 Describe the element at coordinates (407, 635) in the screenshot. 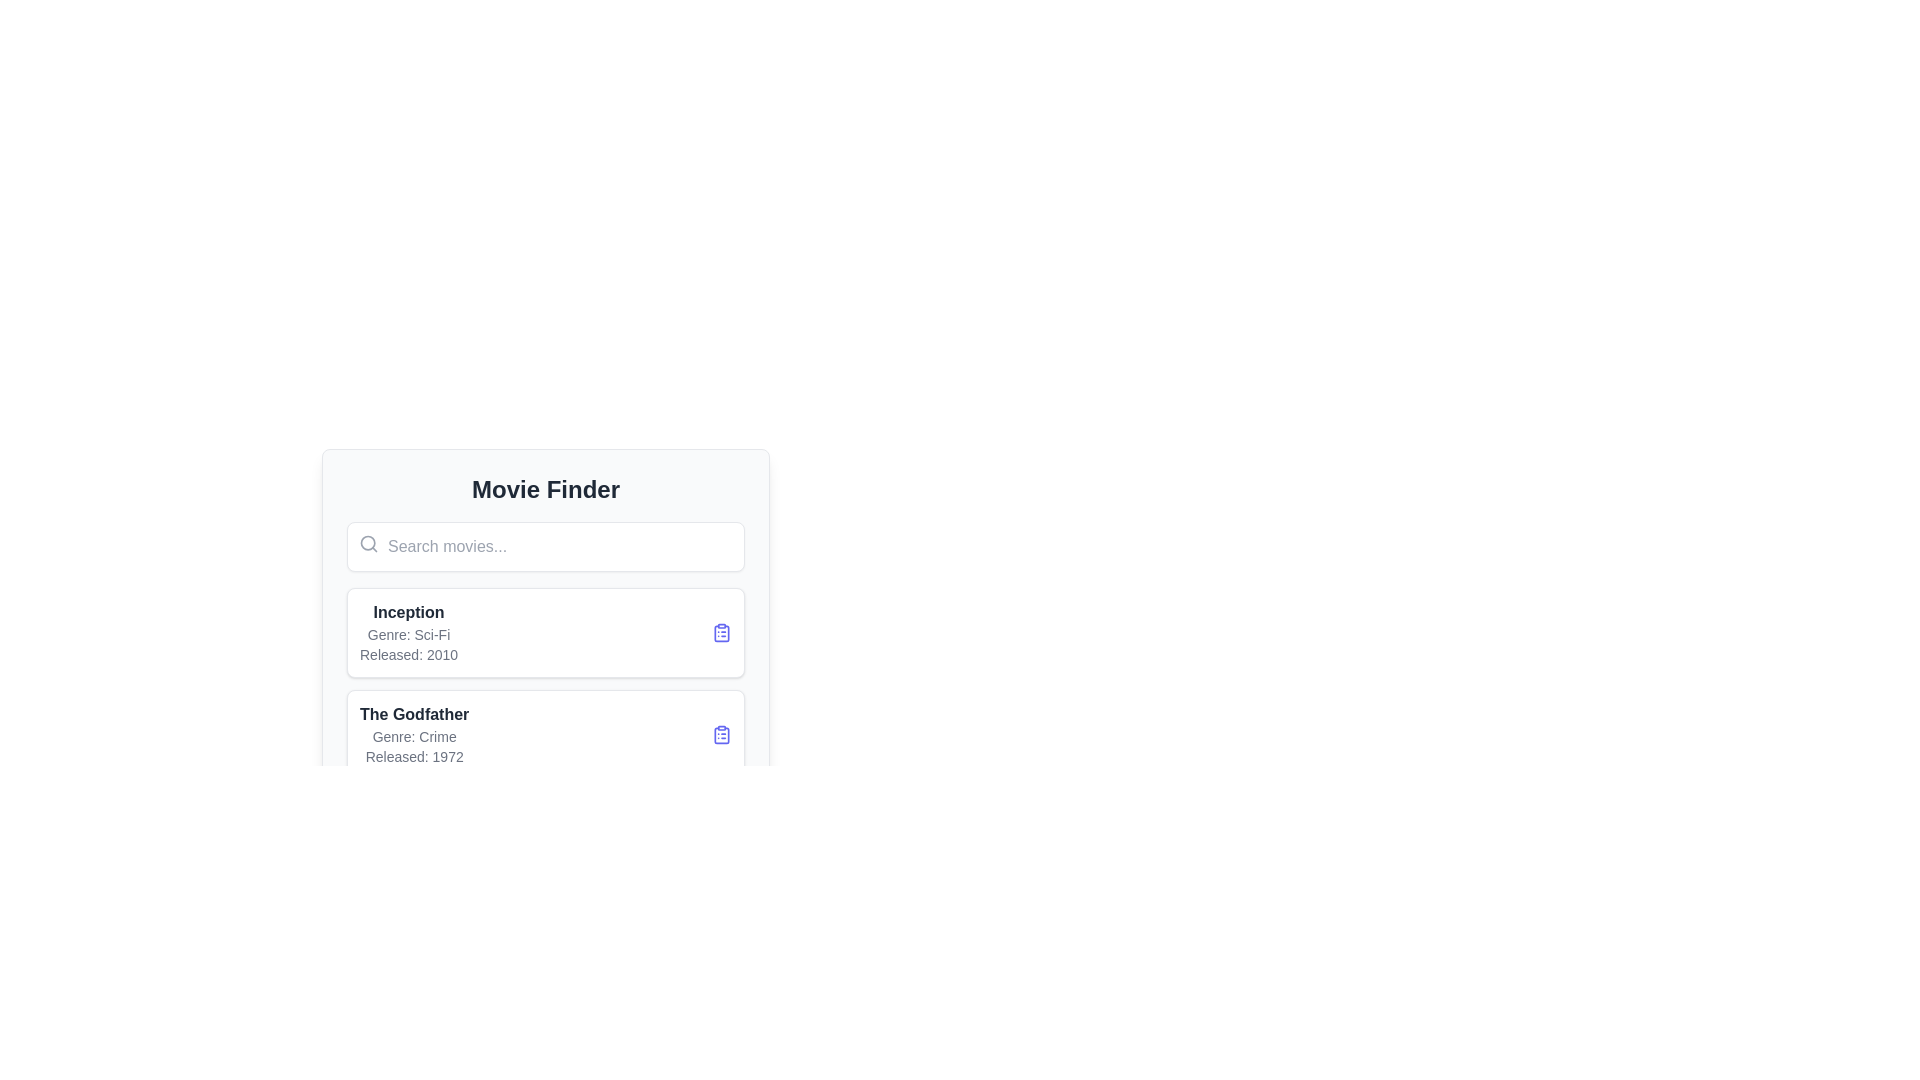

I see `the text label that reads 'Genre: Sci-Fi', which is located below the title 'Inception' in the movie detail section` at that location.